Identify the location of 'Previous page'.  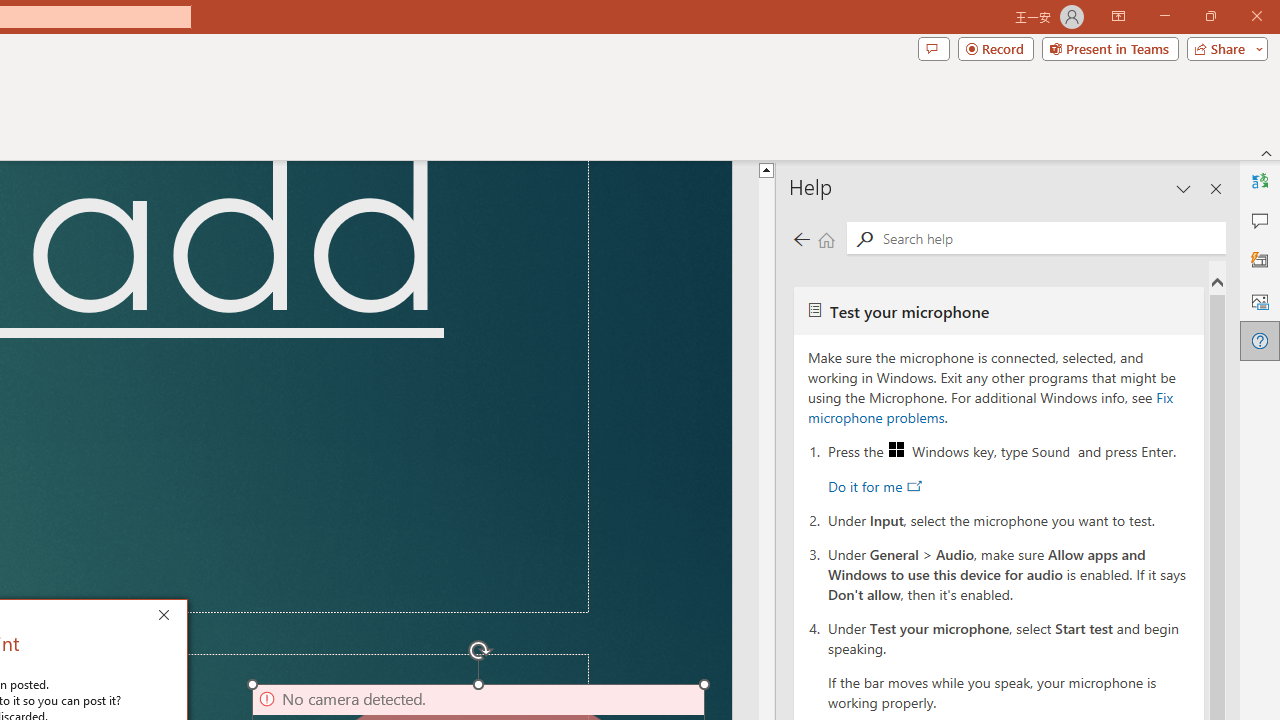
(801, 238).